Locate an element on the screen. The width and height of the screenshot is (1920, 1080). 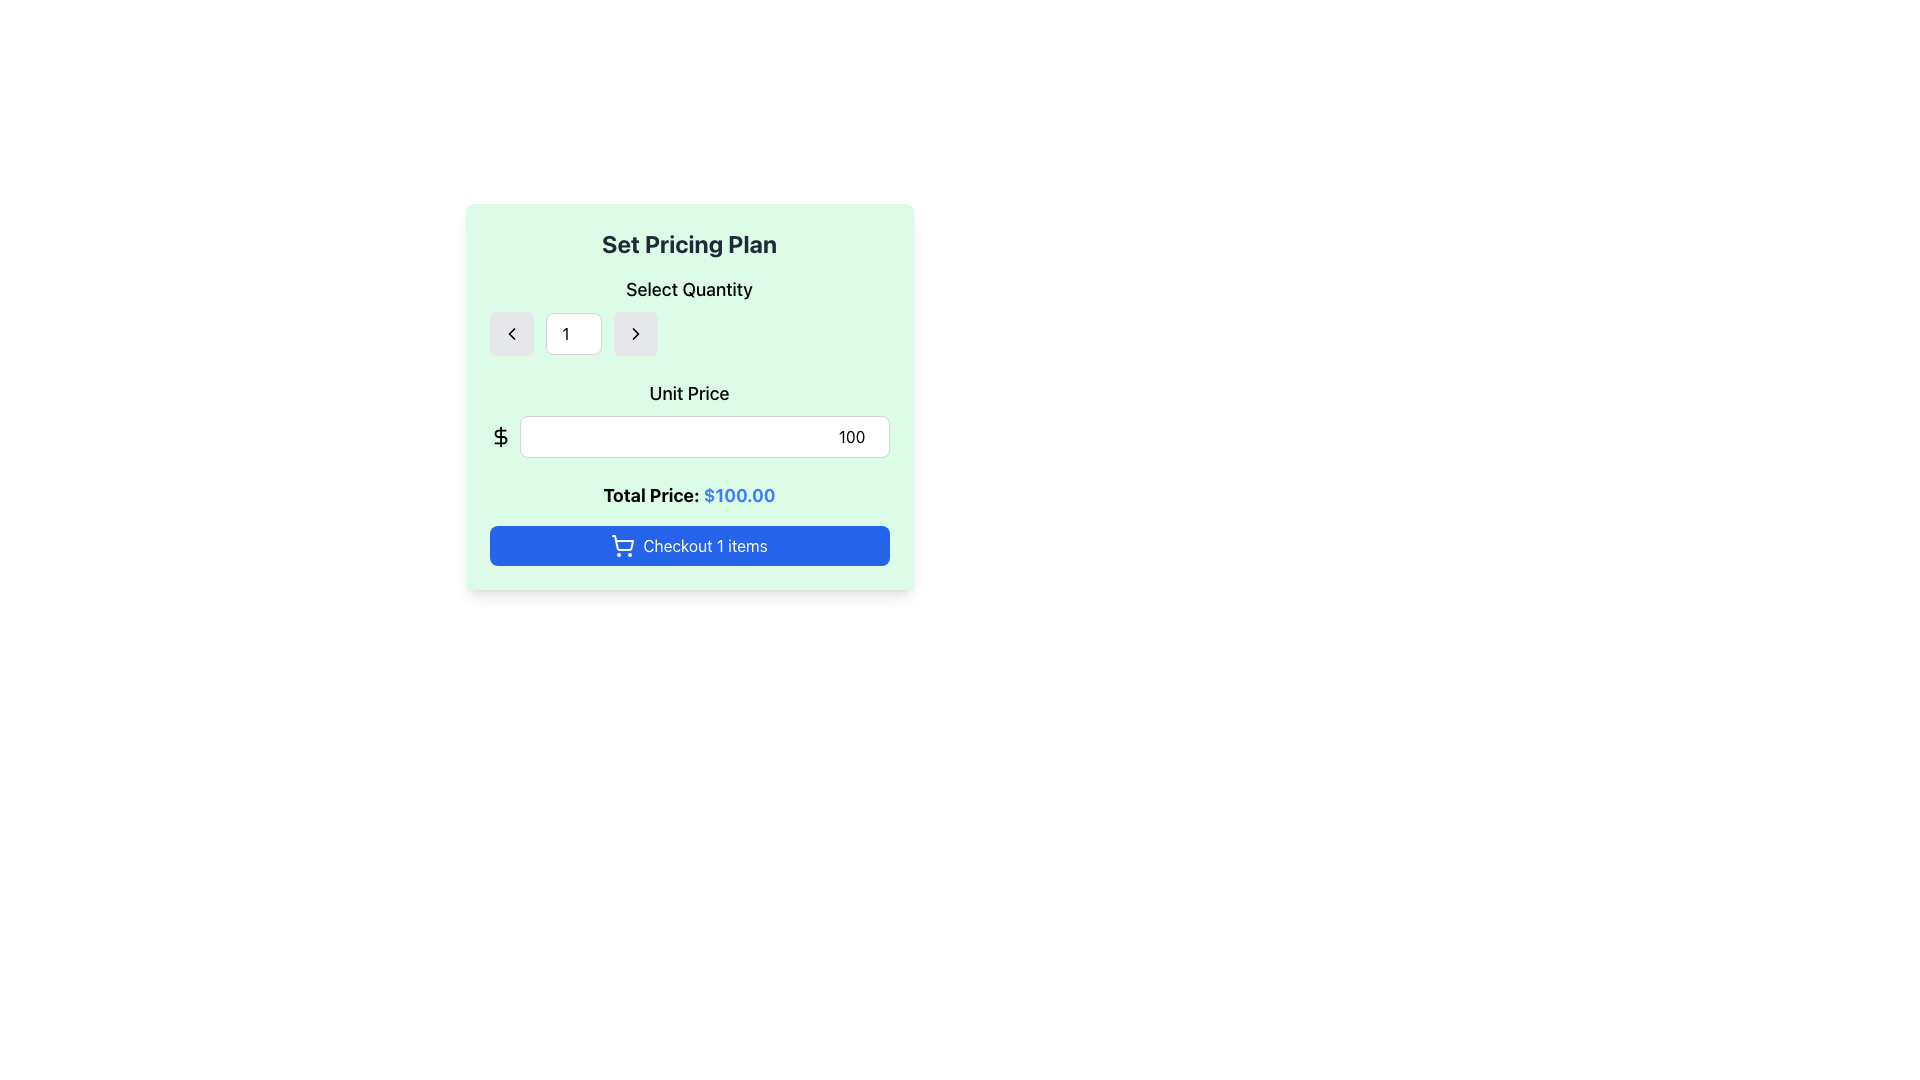
the navigation button located at the top-center of the card-like section, which is used to increase a quantity or move forward in a sequence is located at coordinates (634, 333).